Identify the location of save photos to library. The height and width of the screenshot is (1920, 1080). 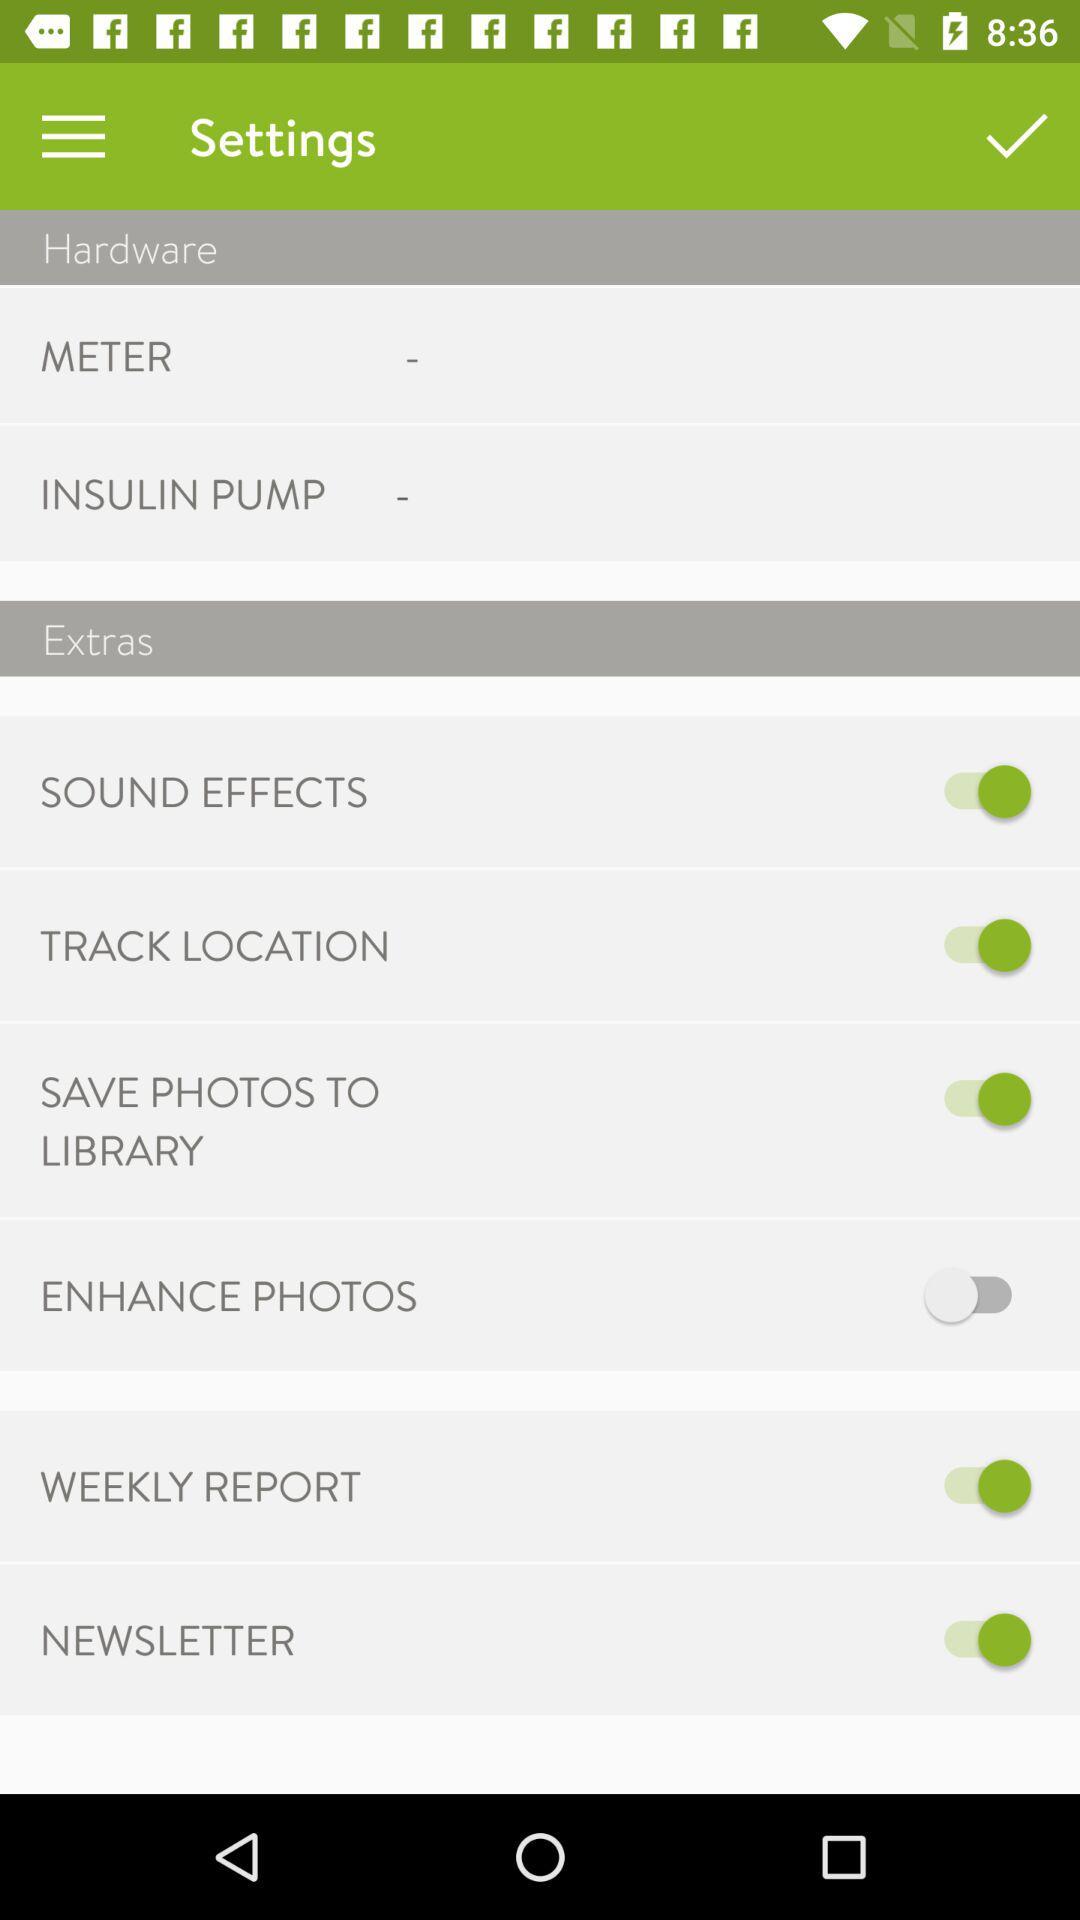
(747, 1098).